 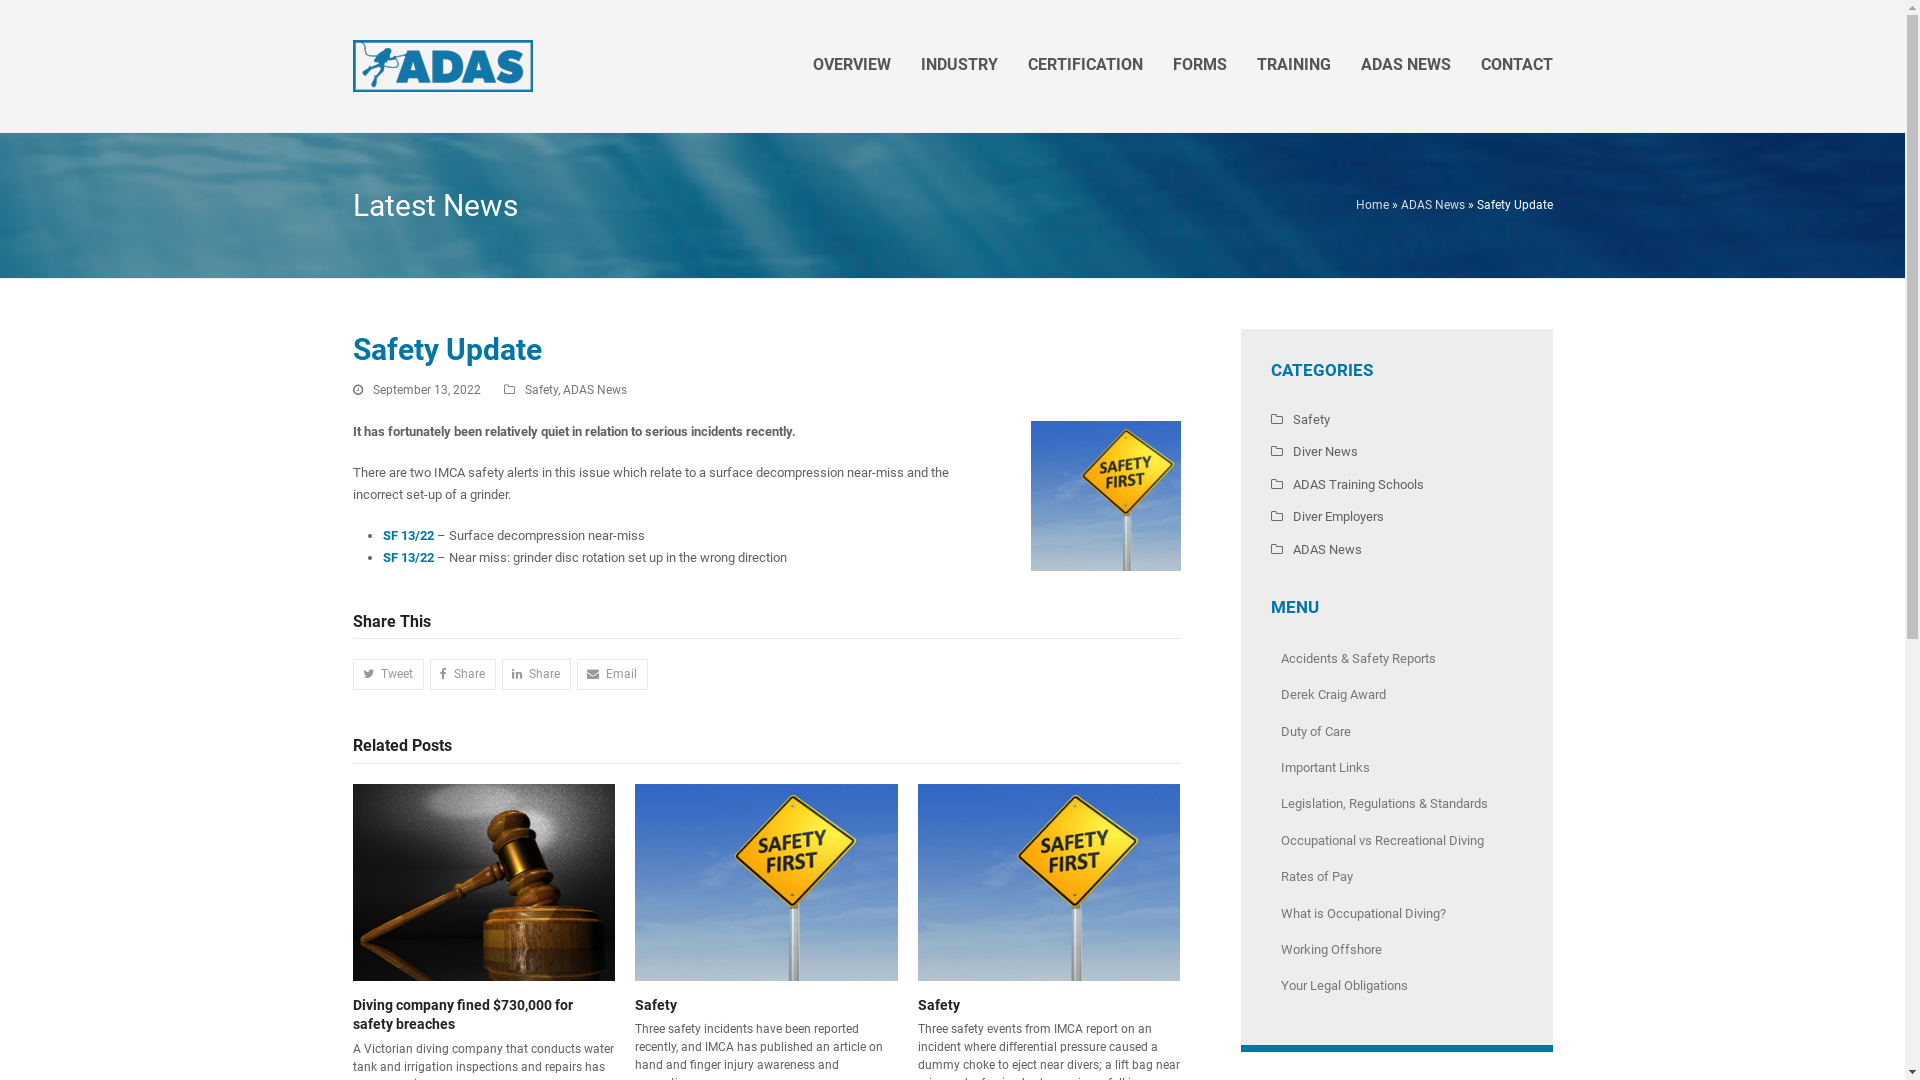 What do you see at coordinates (958, 64) in the screenshot?
I see `'INDUSTRY'` at bounding box center [958, 64].